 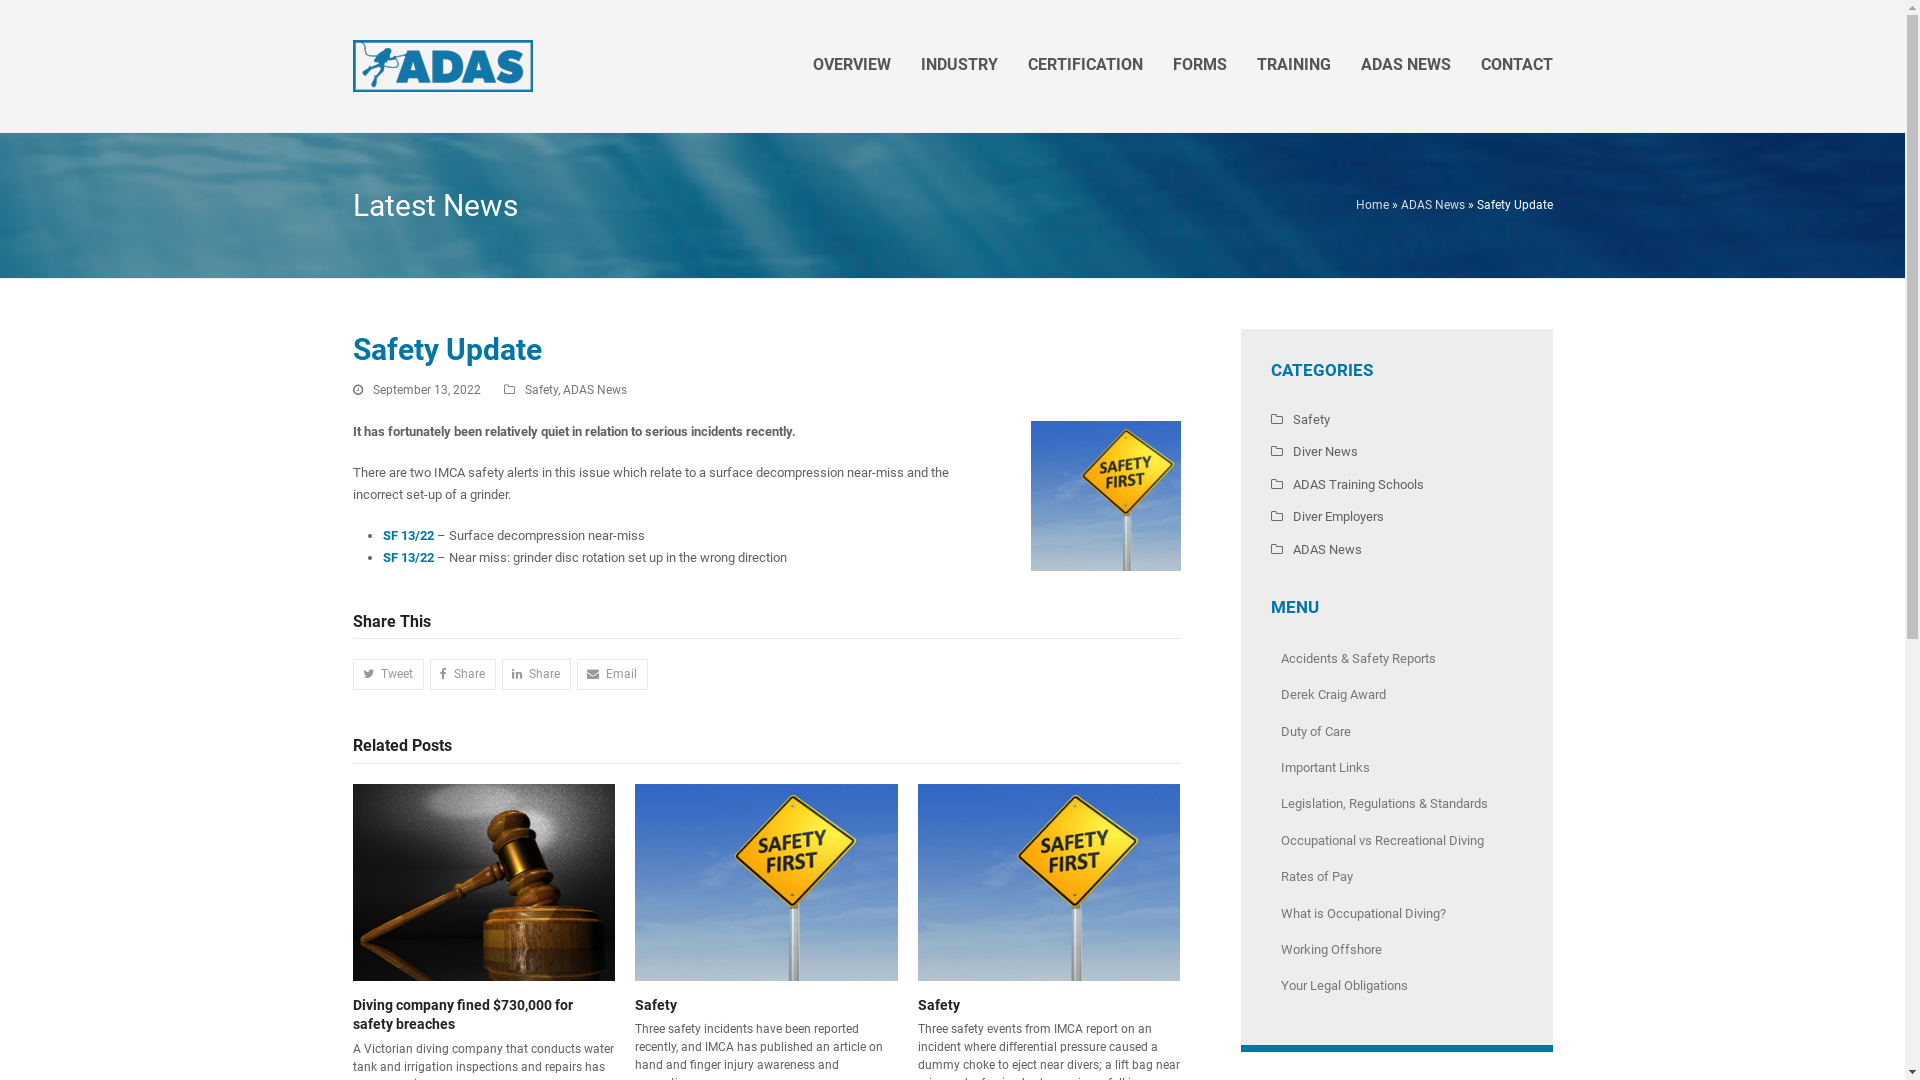 What do you see at coordinates (958, 64) in the screenshot?
I see `'INDUSTRY'` at bounding box center [958, 64].